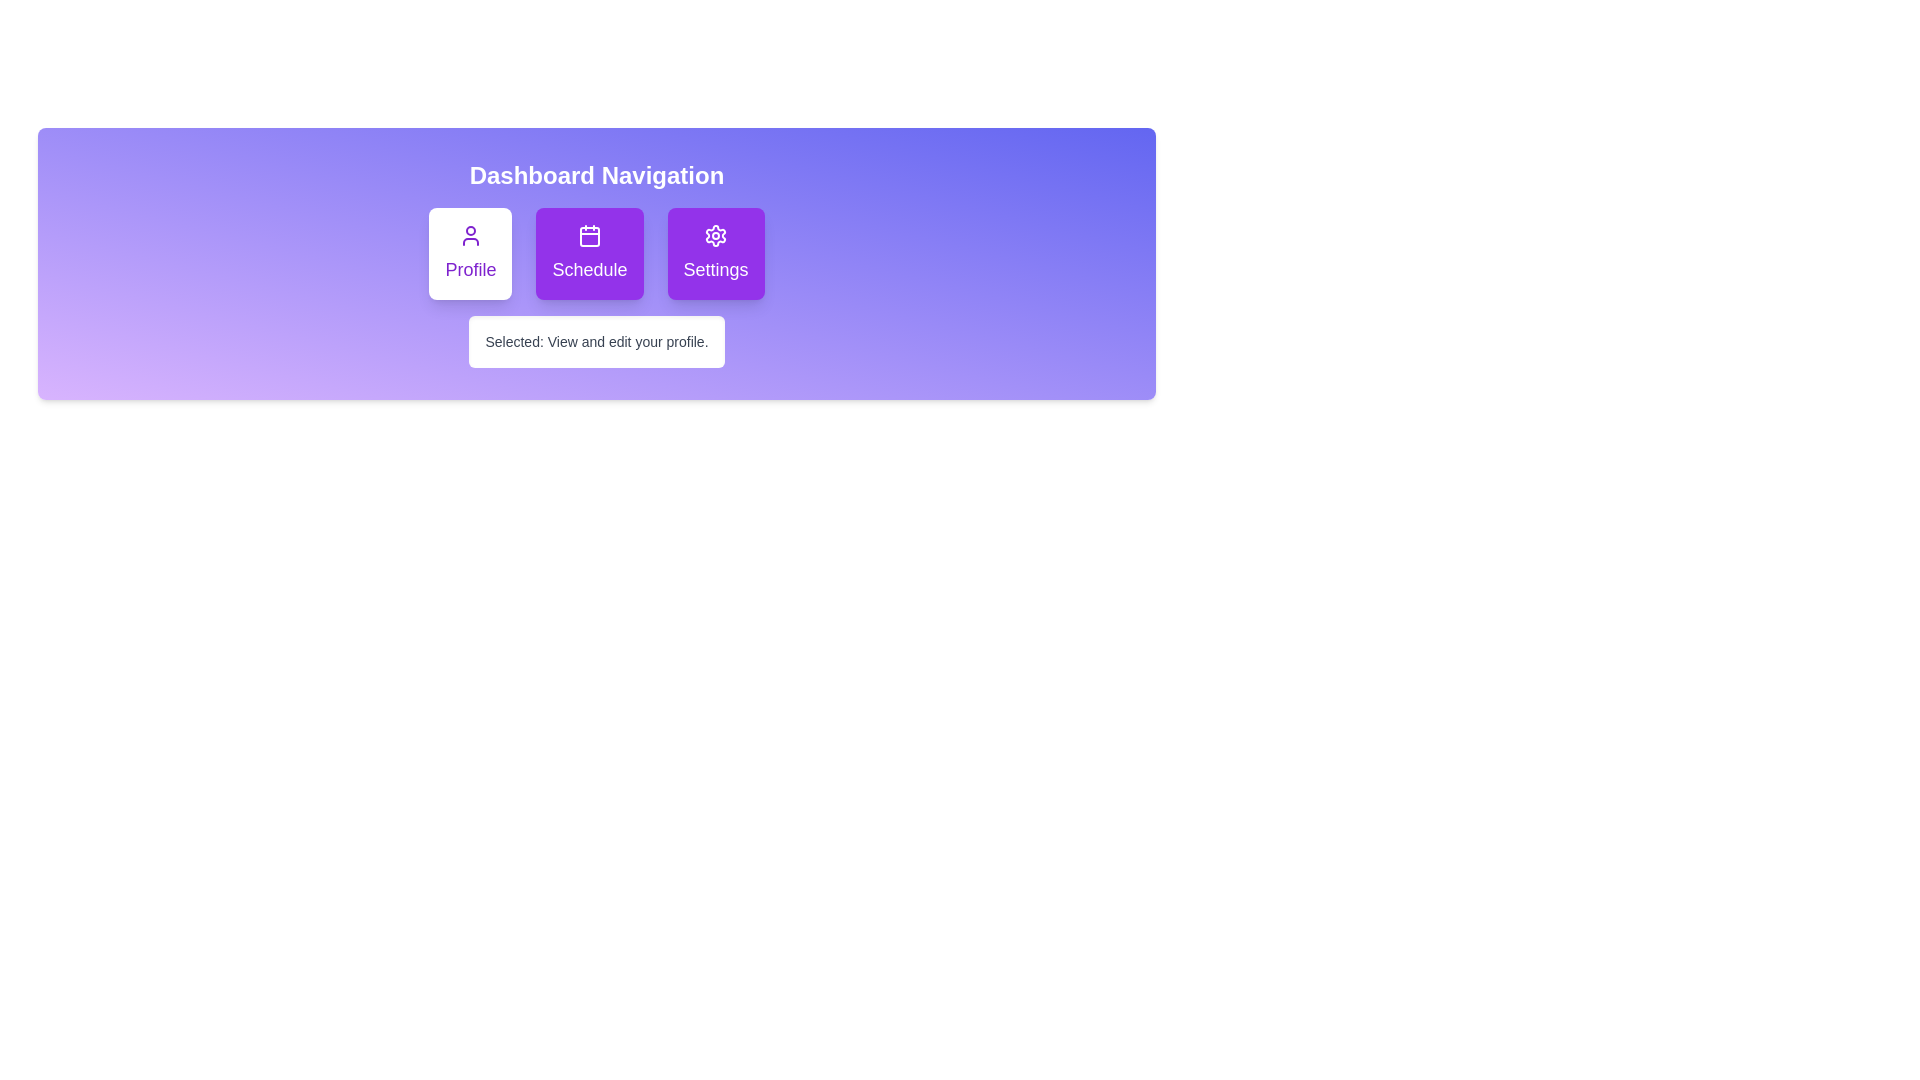  I want to click on the 'Profile' button, which is a small card with a white background, purple text, and a person icon above the 'Profile' label, located in the leftmost position of the navigation bar, so click(469, 253).